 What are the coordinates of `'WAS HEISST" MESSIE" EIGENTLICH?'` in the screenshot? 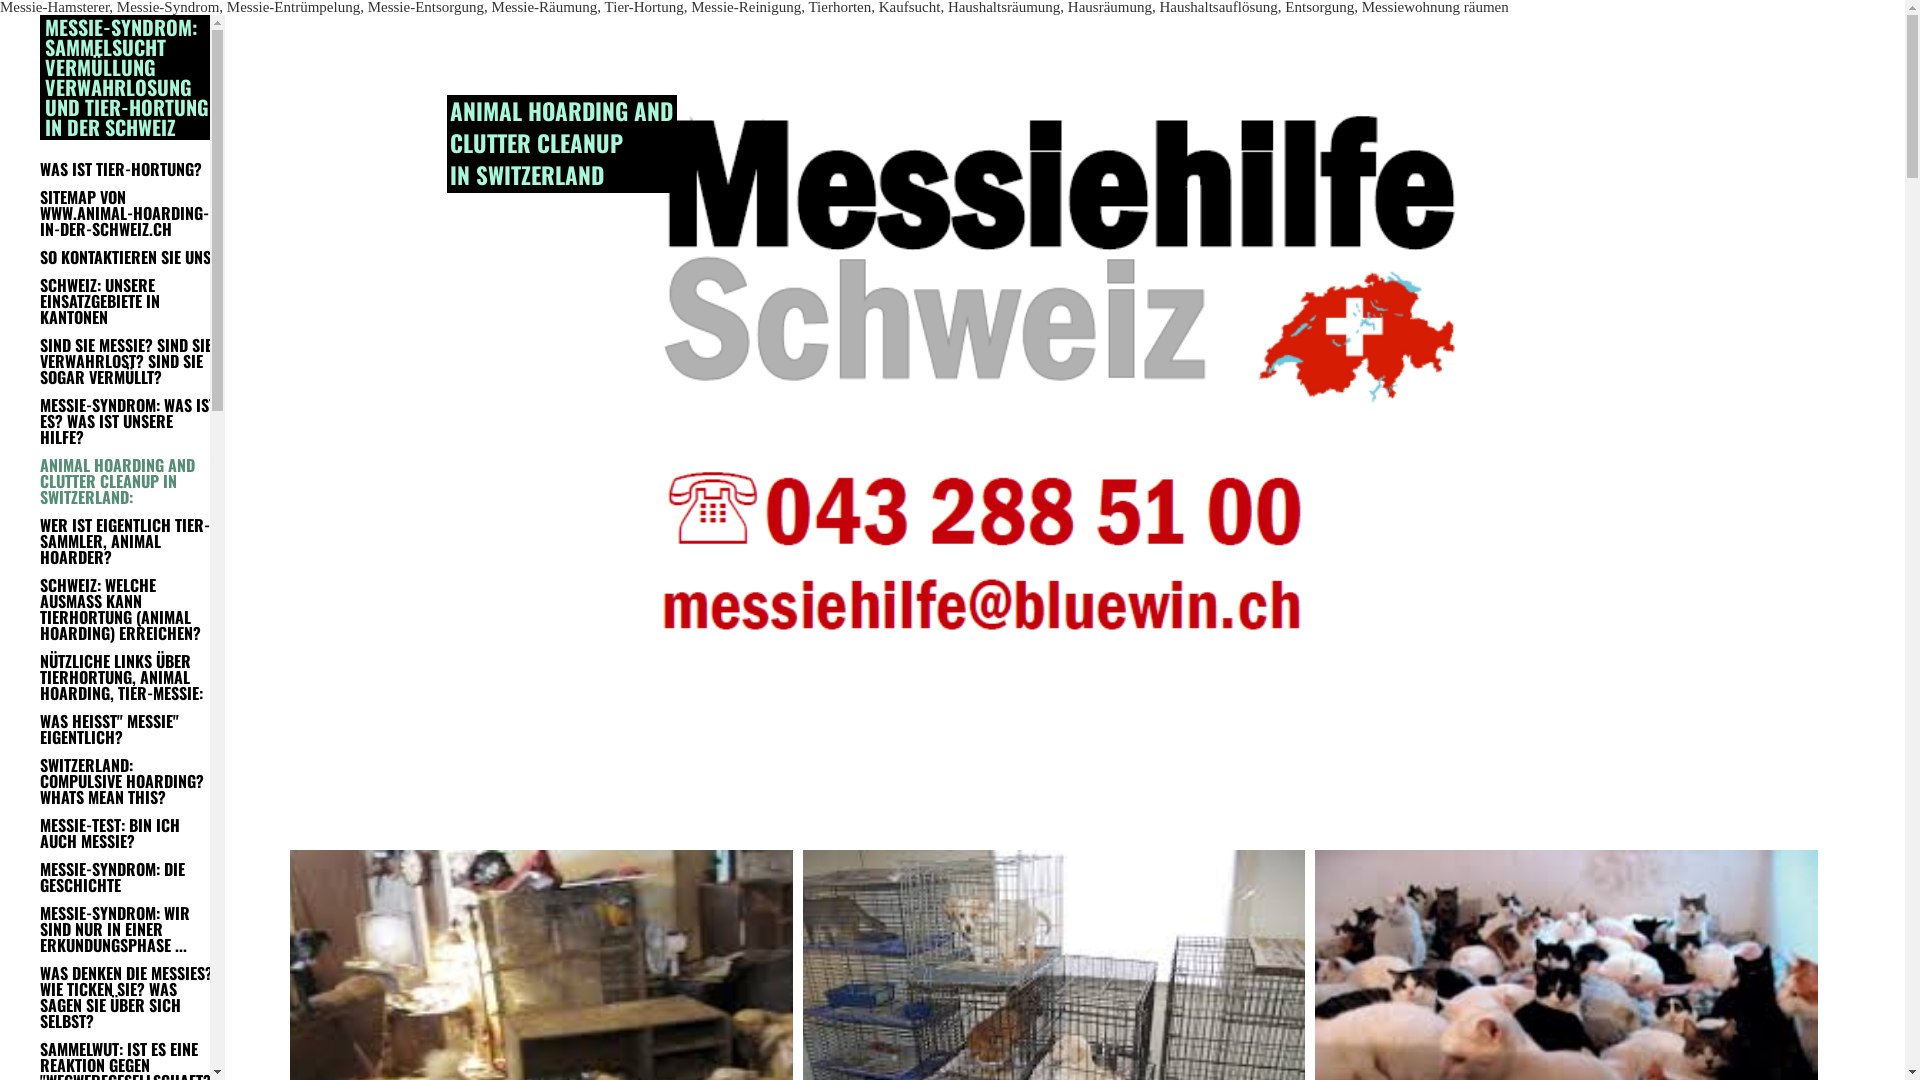 It's located at (127, 729).